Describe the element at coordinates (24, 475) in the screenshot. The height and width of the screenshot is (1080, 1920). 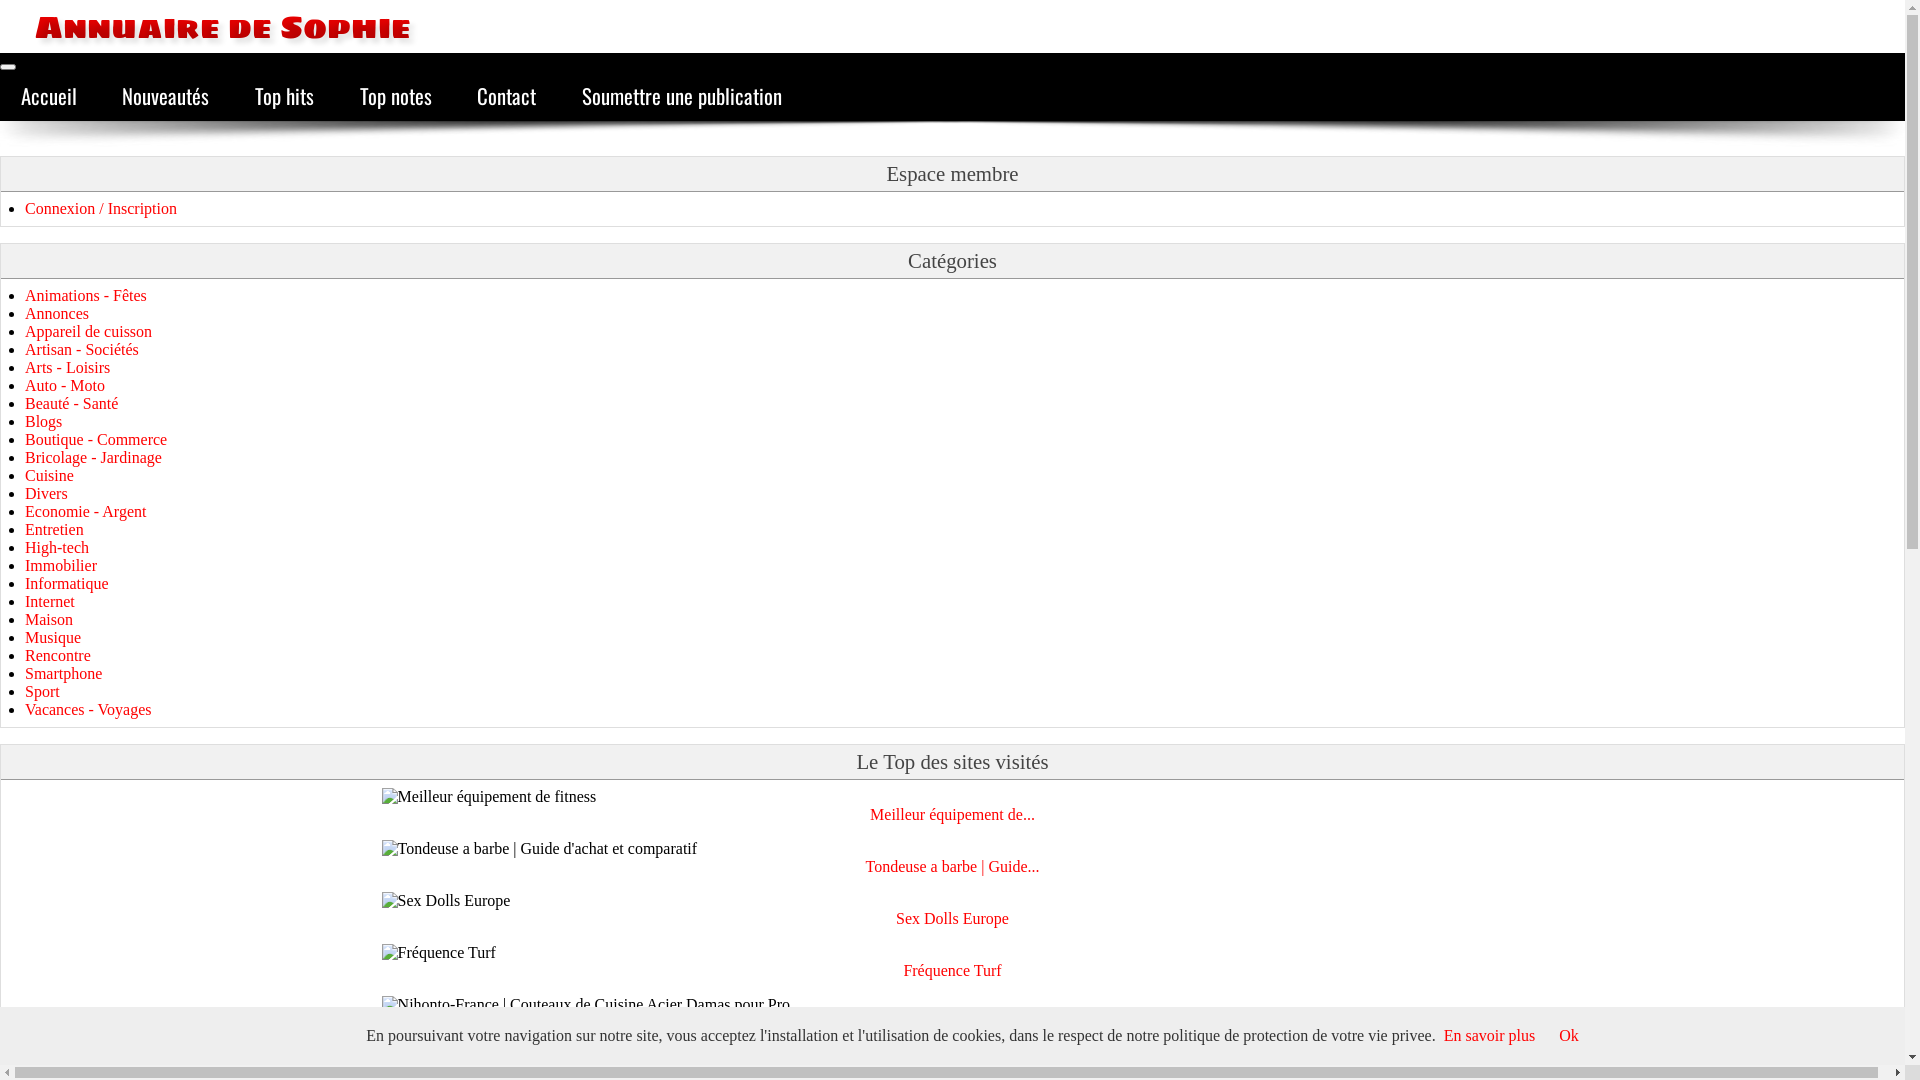
I see `'Cuisine'` at that location.